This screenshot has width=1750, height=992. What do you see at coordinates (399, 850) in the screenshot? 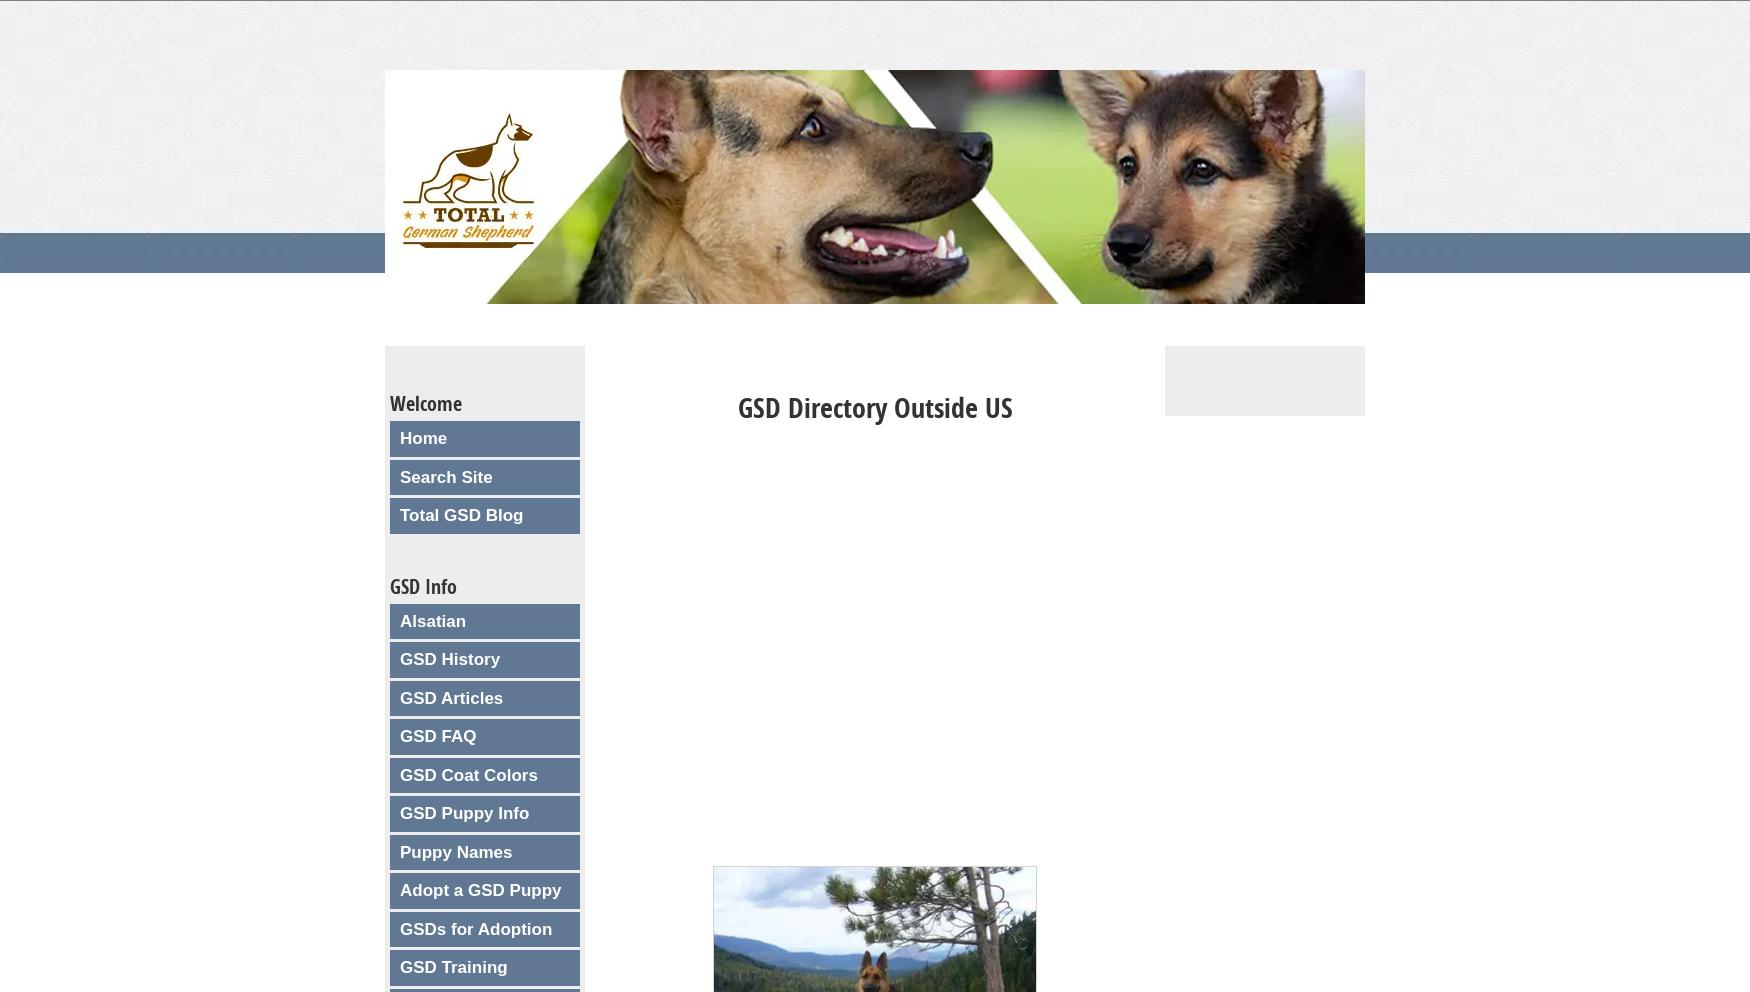
I see `'Puppy Names'` at bounding box center [399, 850].